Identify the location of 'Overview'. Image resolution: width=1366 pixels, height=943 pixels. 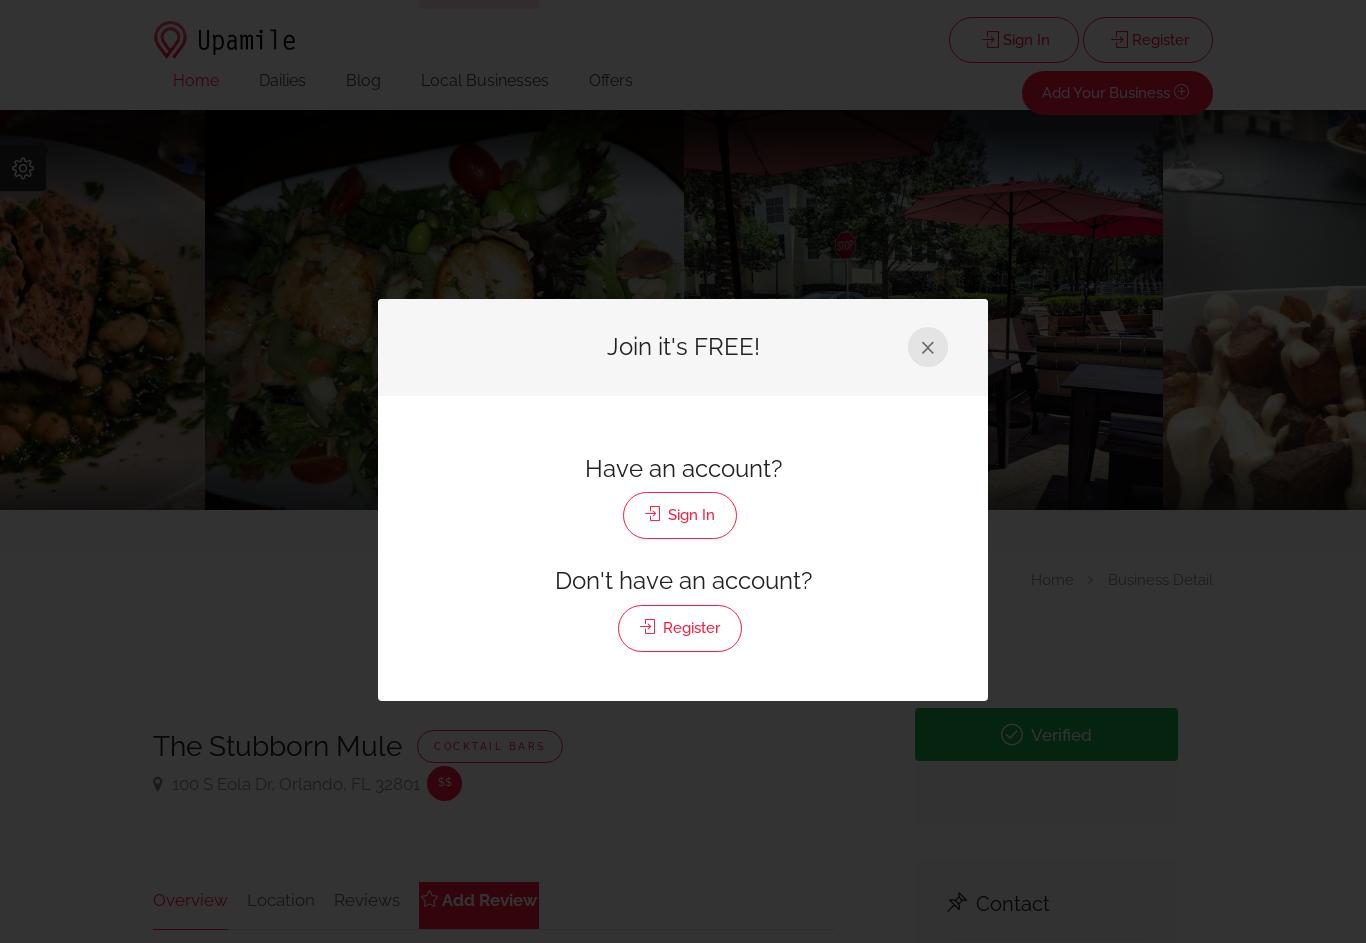
(189, 897).